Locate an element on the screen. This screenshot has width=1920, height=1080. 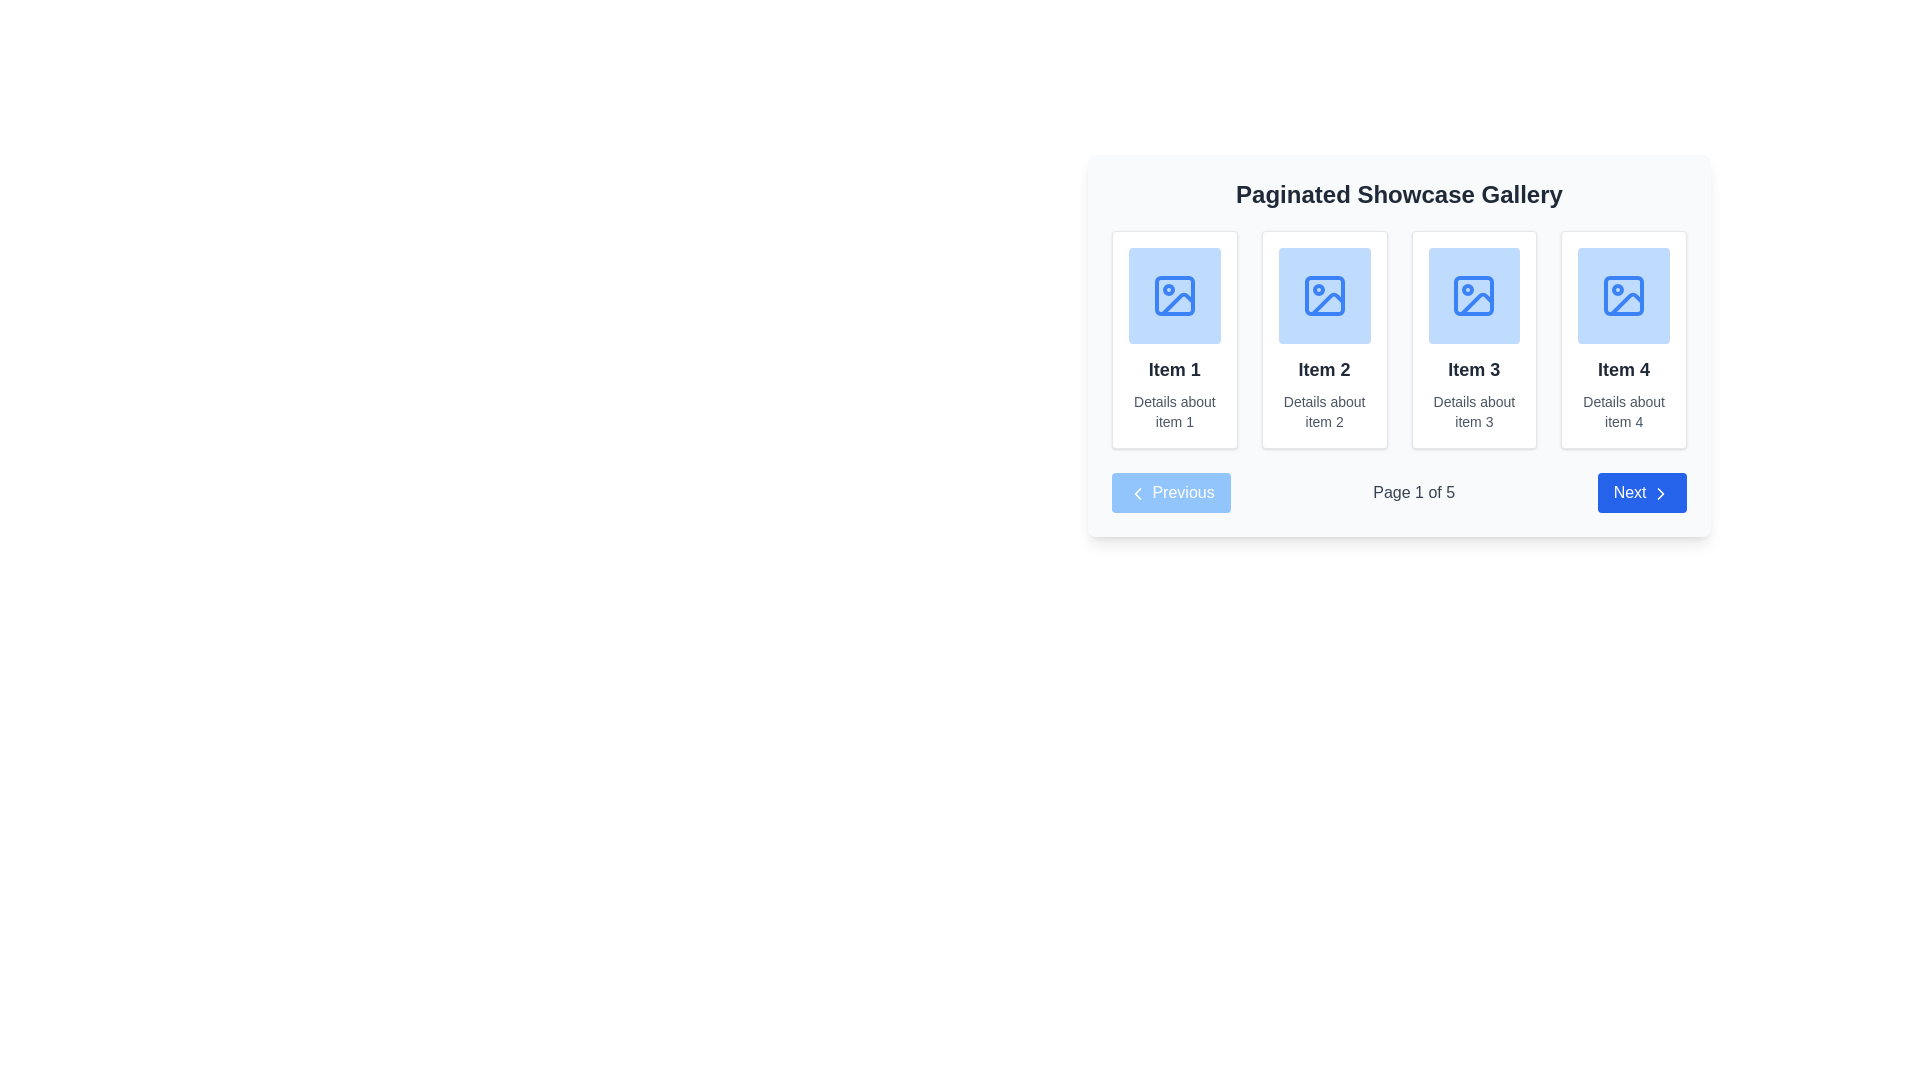
the text label displaying 'Details about item 1' in small, gray-colored font is located at coordinates (1174, 411).